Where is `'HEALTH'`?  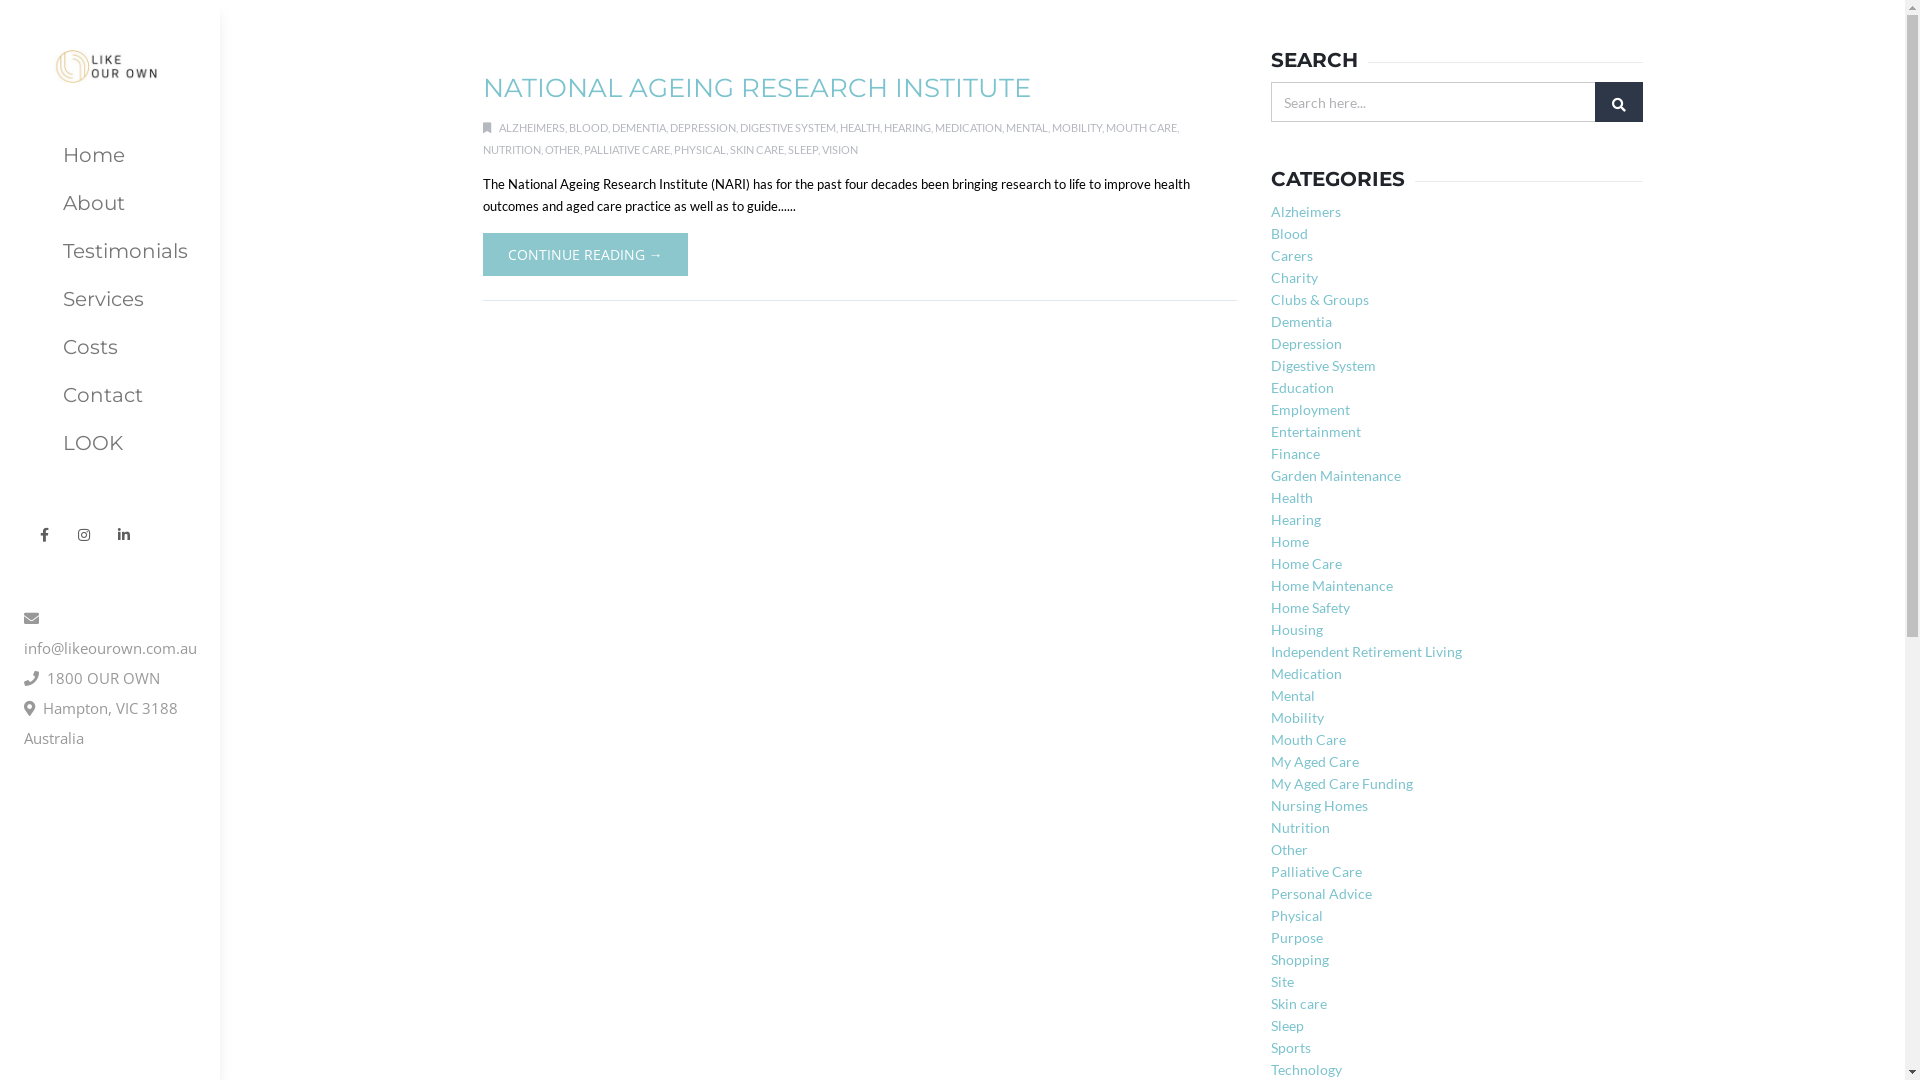
'HEALTH' is located at coordinates (859, 126).